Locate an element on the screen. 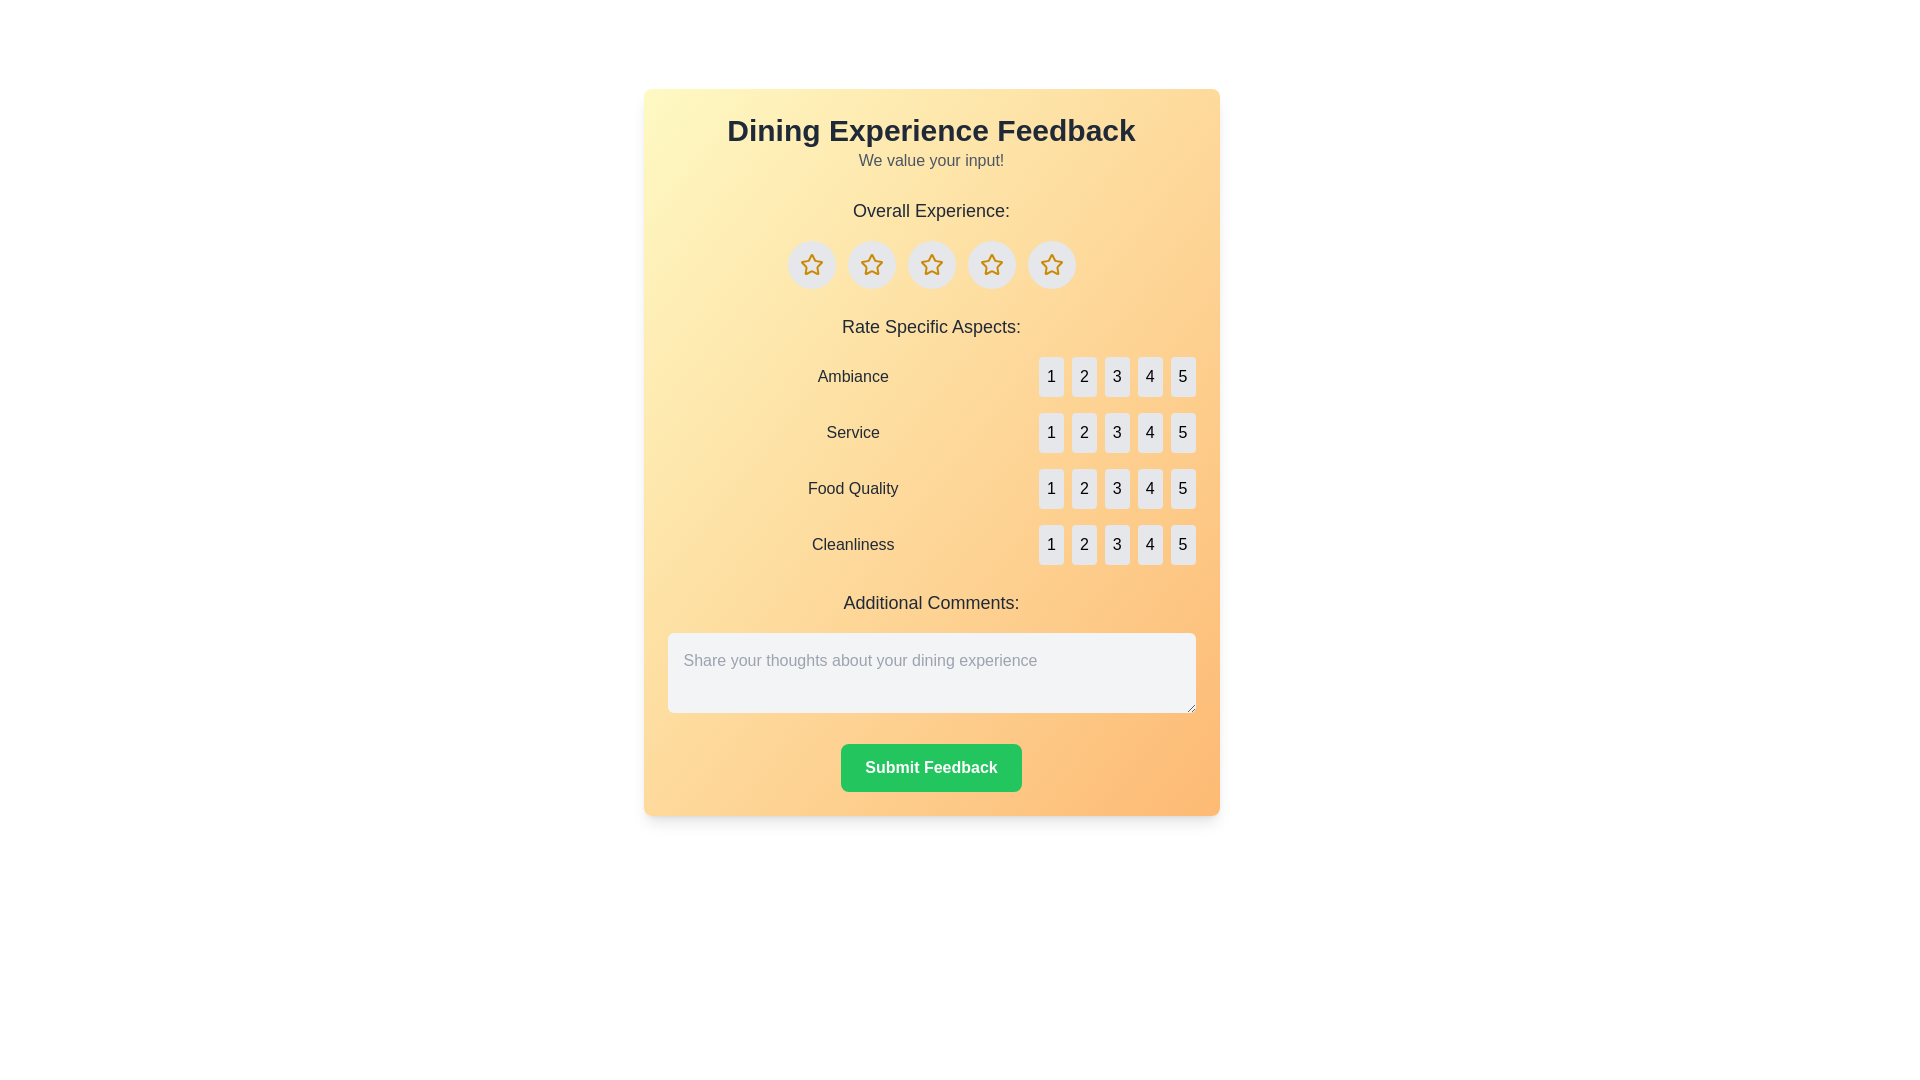 This screenshot has width=1920, height=1080. the second button with the number '2' in the 'Cleanliness' section of the 'Rate Specific Aspects' group for selection is located at coordinates (1083, 544).